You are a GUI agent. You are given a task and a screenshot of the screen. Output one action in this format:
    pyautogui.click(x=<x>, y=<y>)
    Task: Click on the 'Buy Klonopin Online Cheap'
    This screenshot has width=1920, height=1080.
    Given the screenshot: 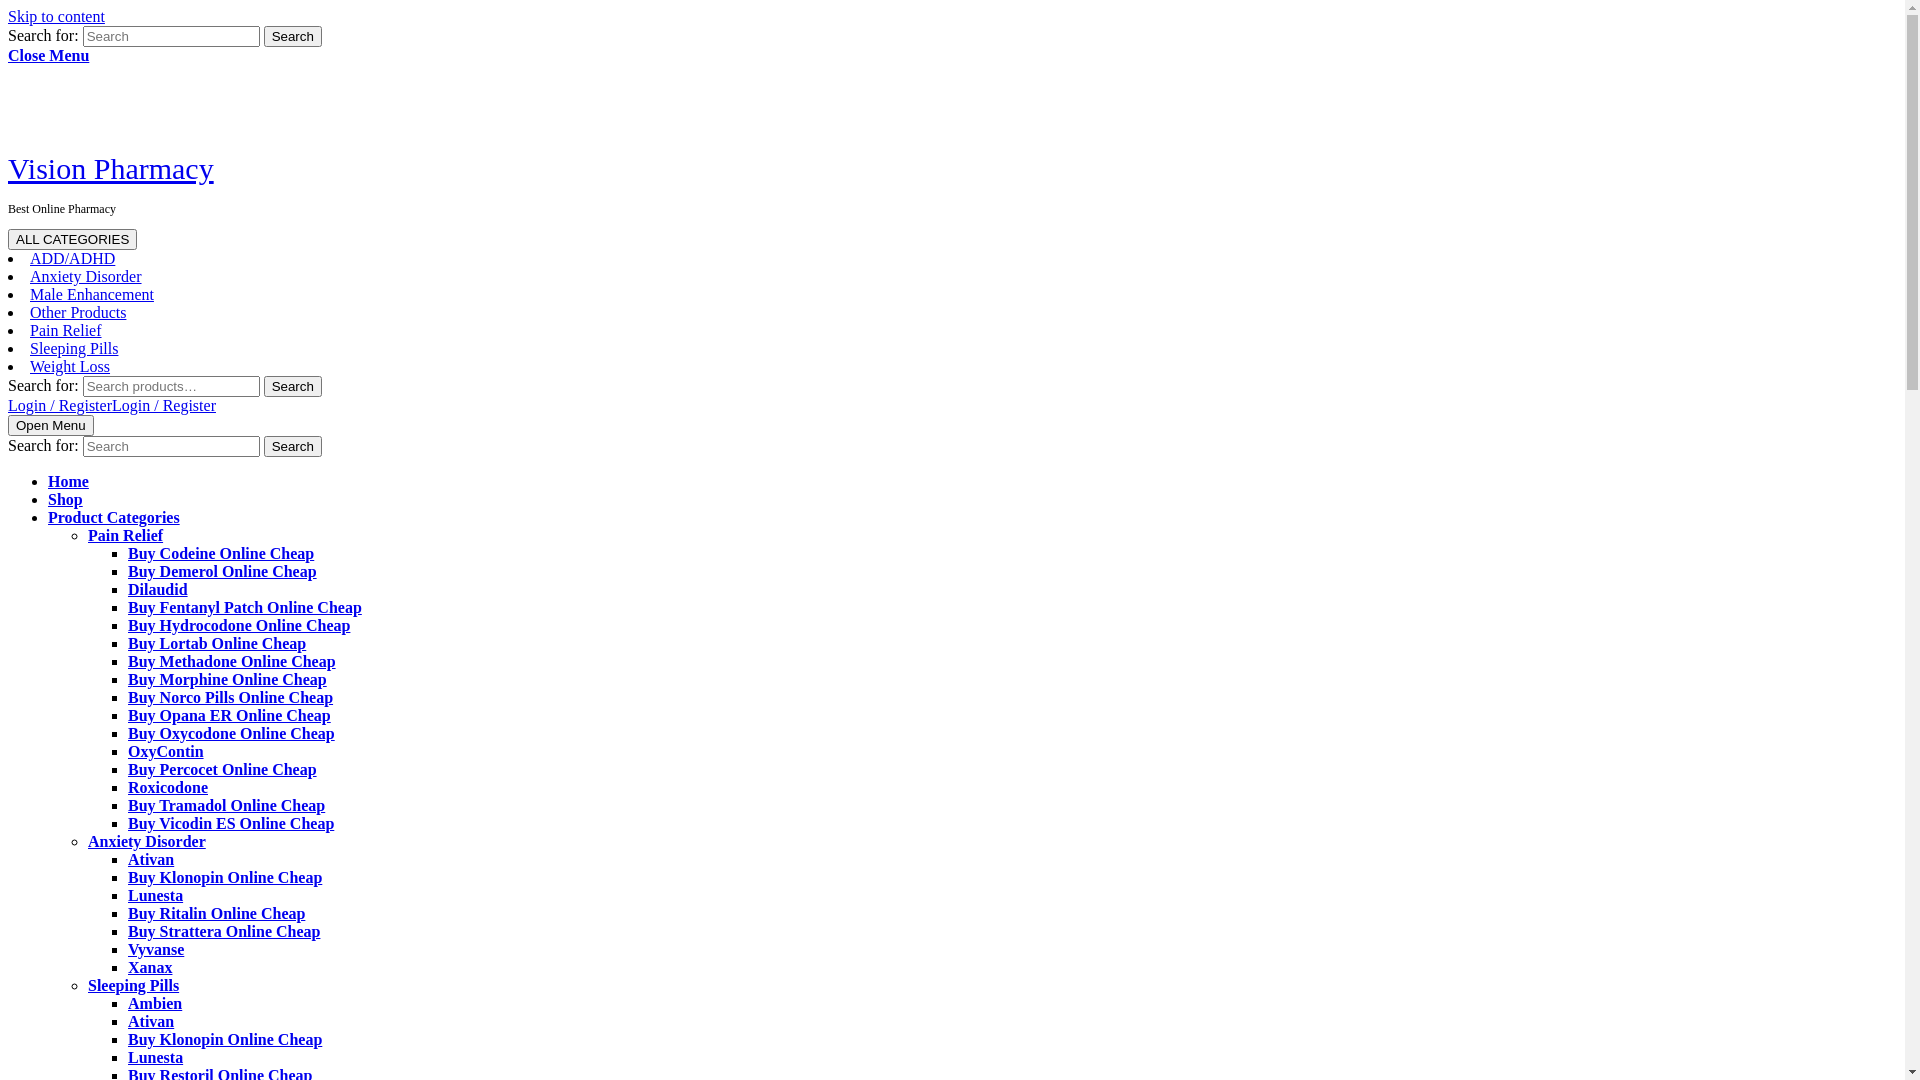 What is the action you would take?
    pyautogui.click(x=225, y=876)
    